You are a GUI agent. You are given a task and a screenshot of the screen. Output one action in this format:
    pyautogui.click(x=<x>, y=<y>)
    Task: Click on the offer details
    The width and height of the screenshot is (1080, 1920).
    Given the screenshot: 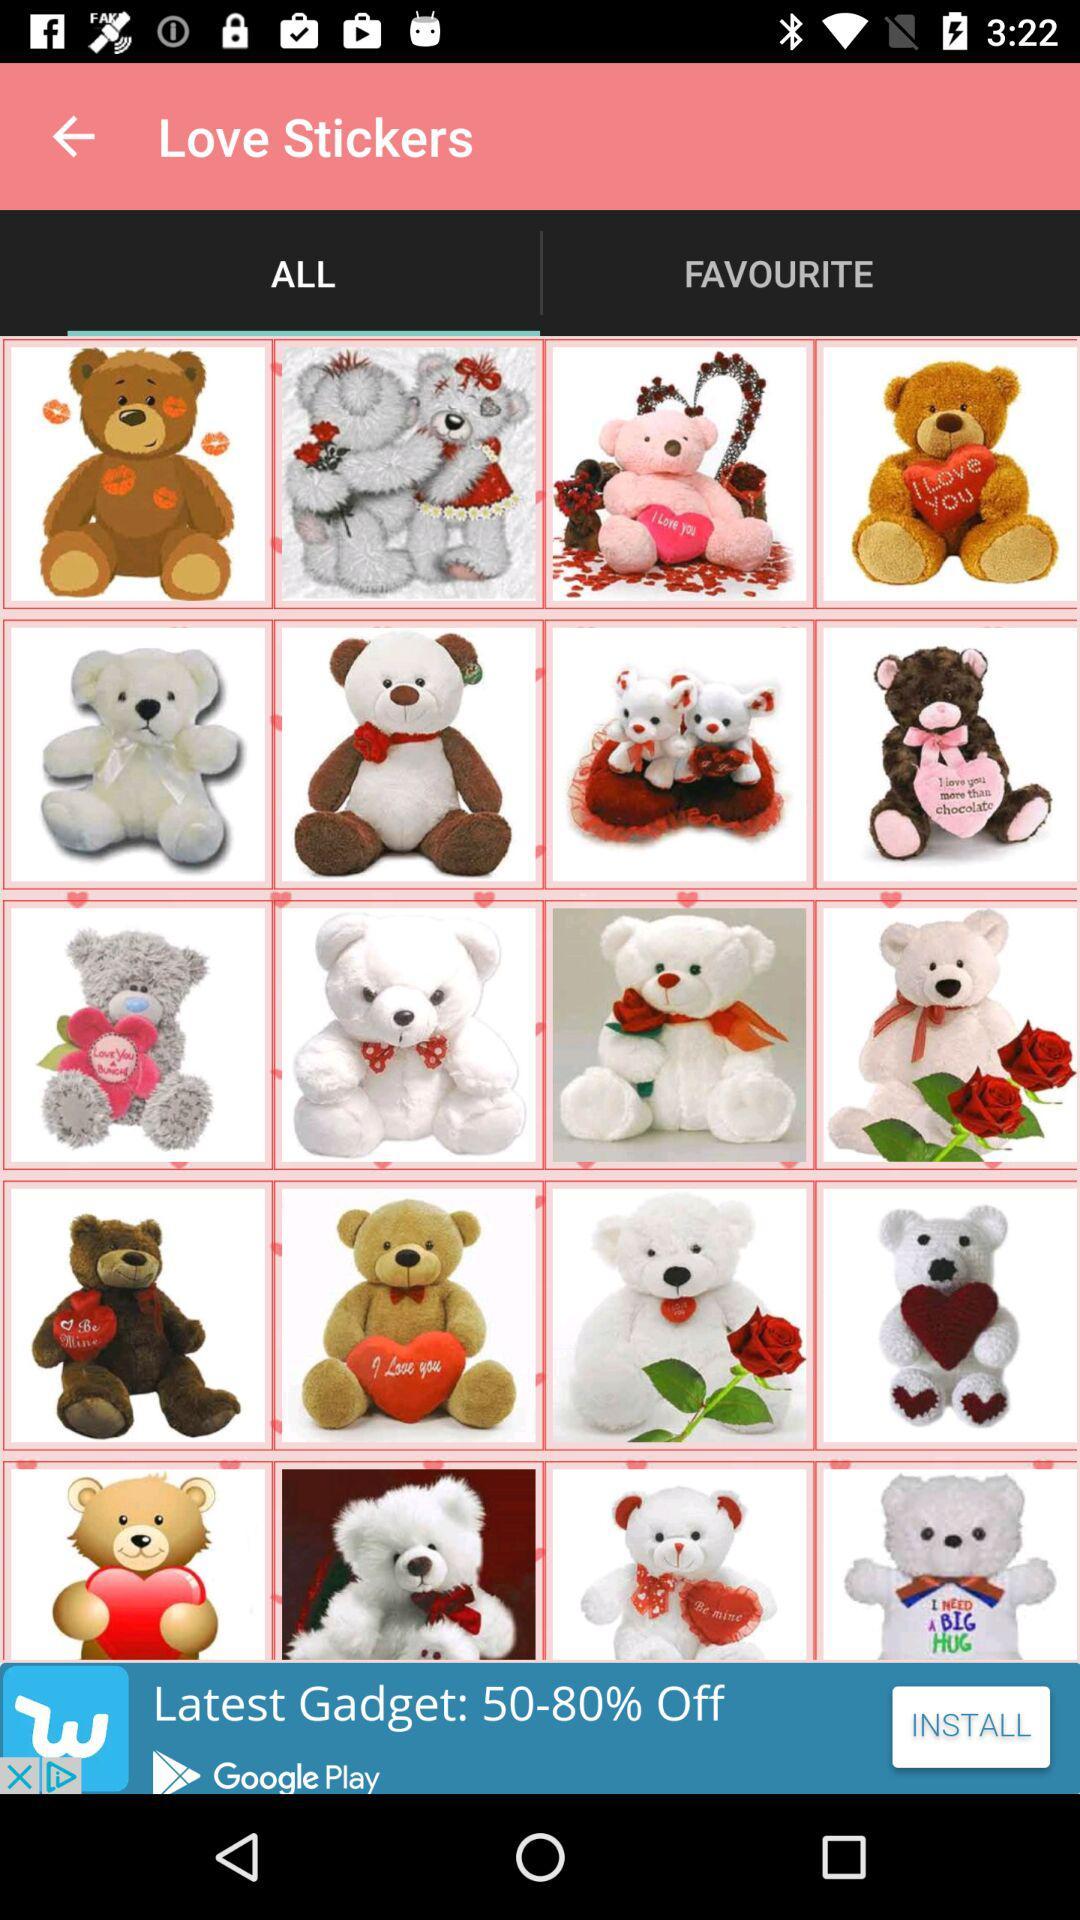 What is the action you would take?
    pyautogui.click(x=540, y=1727)
    